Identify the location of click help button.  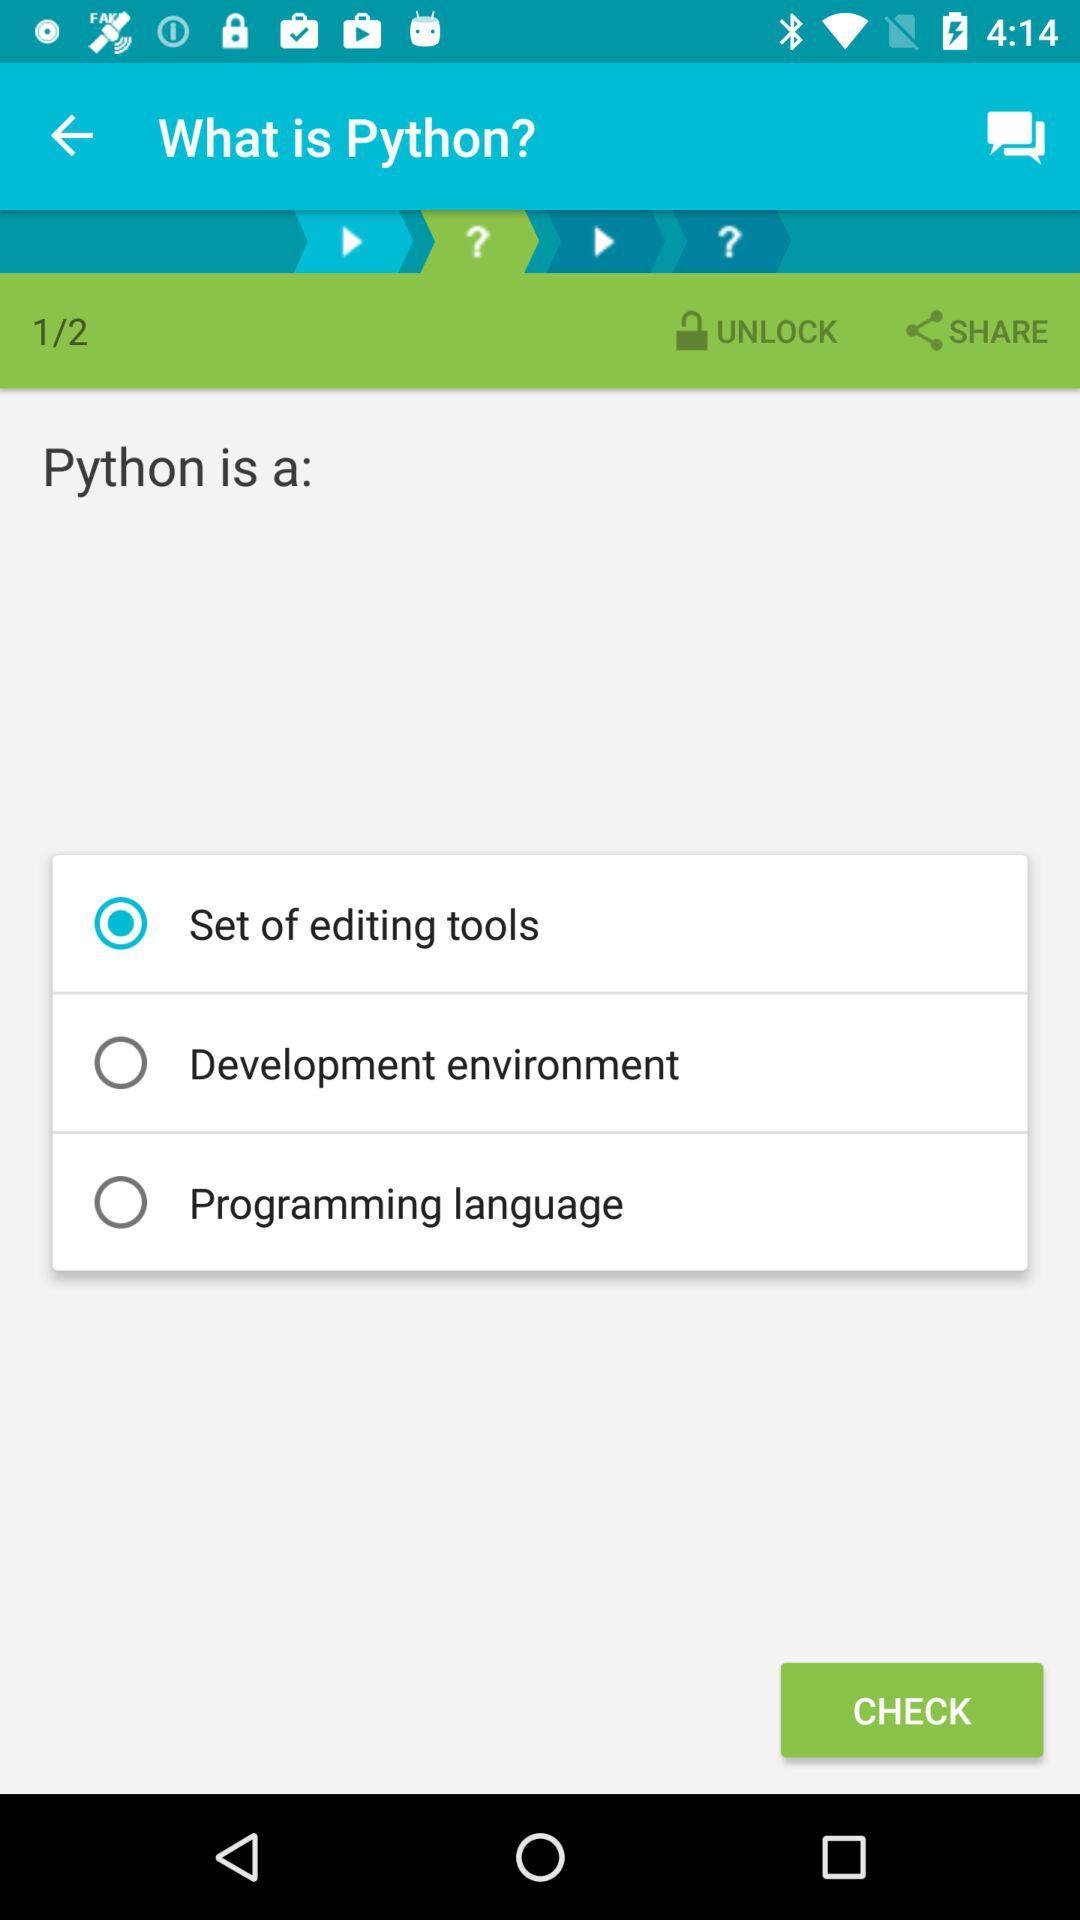
(477, 240).